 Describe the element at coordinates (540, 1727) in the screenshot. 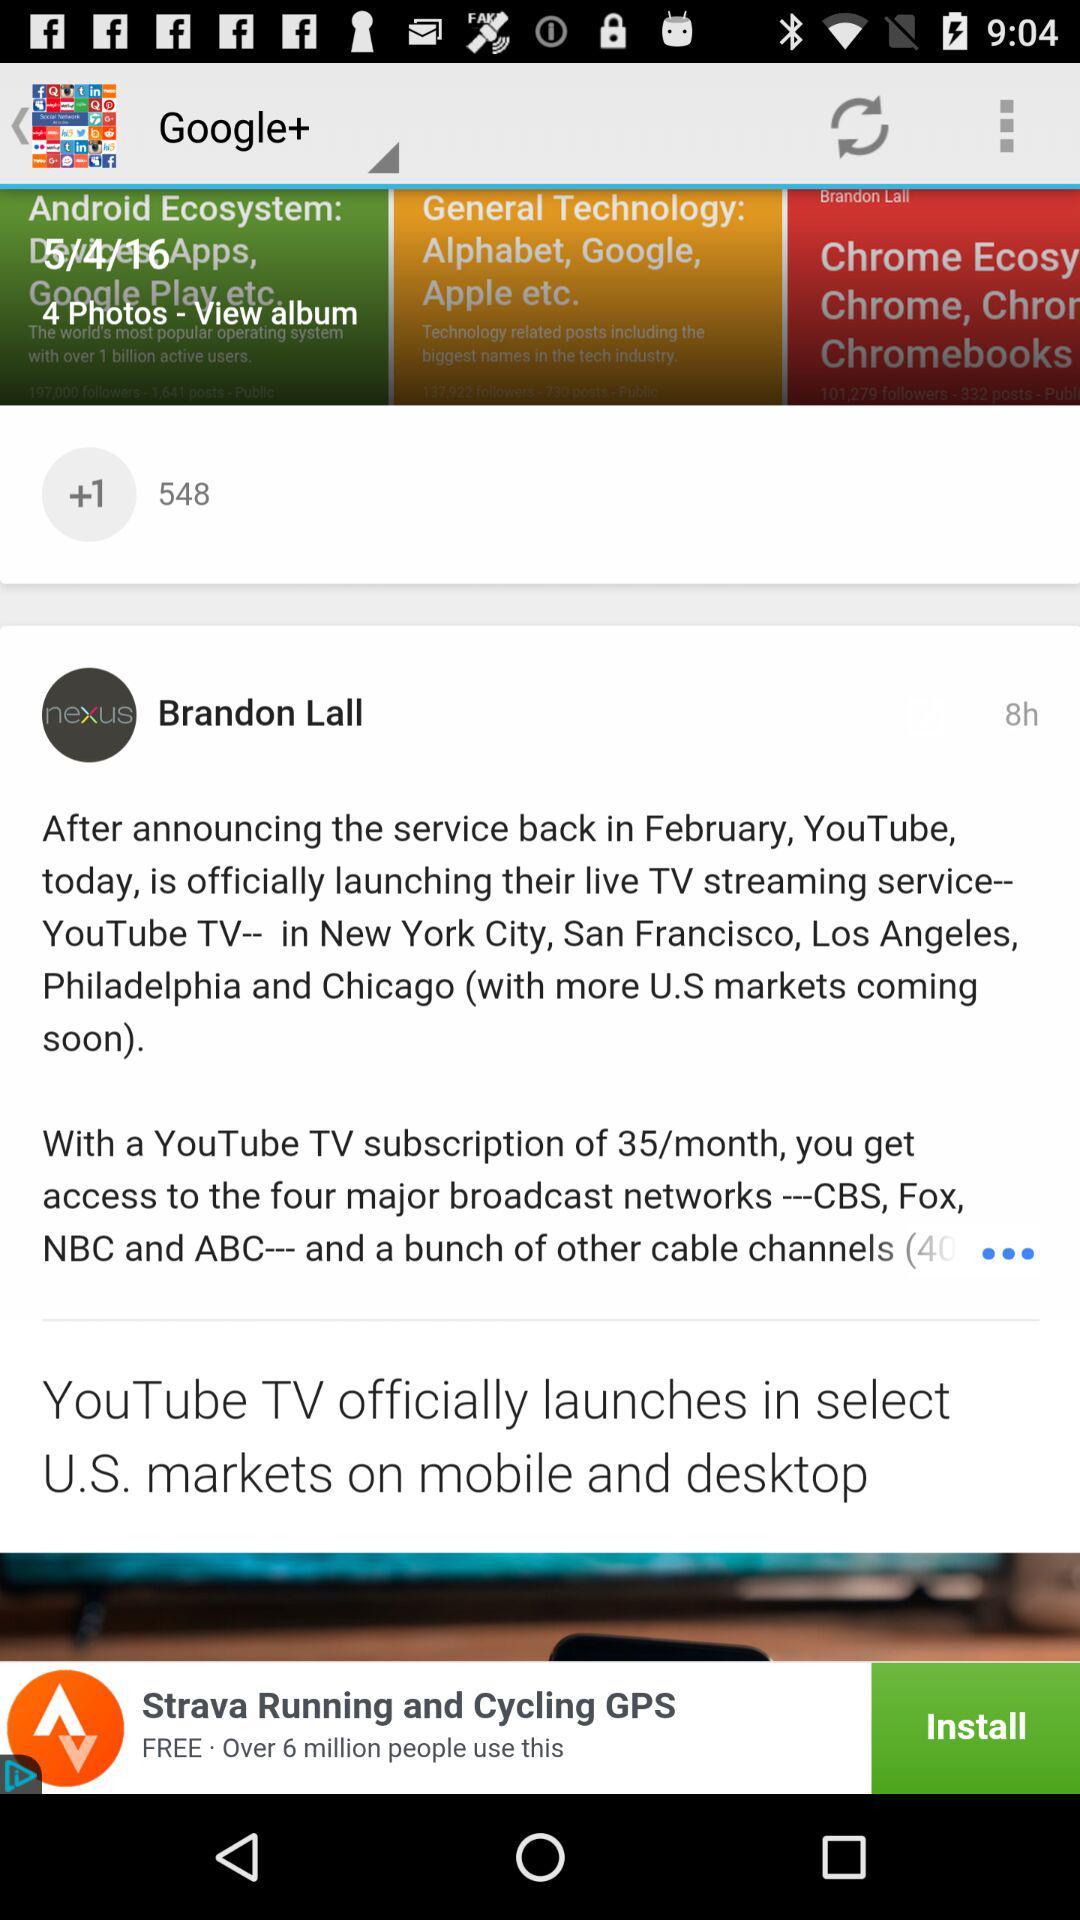

I see `install strava` at that location.